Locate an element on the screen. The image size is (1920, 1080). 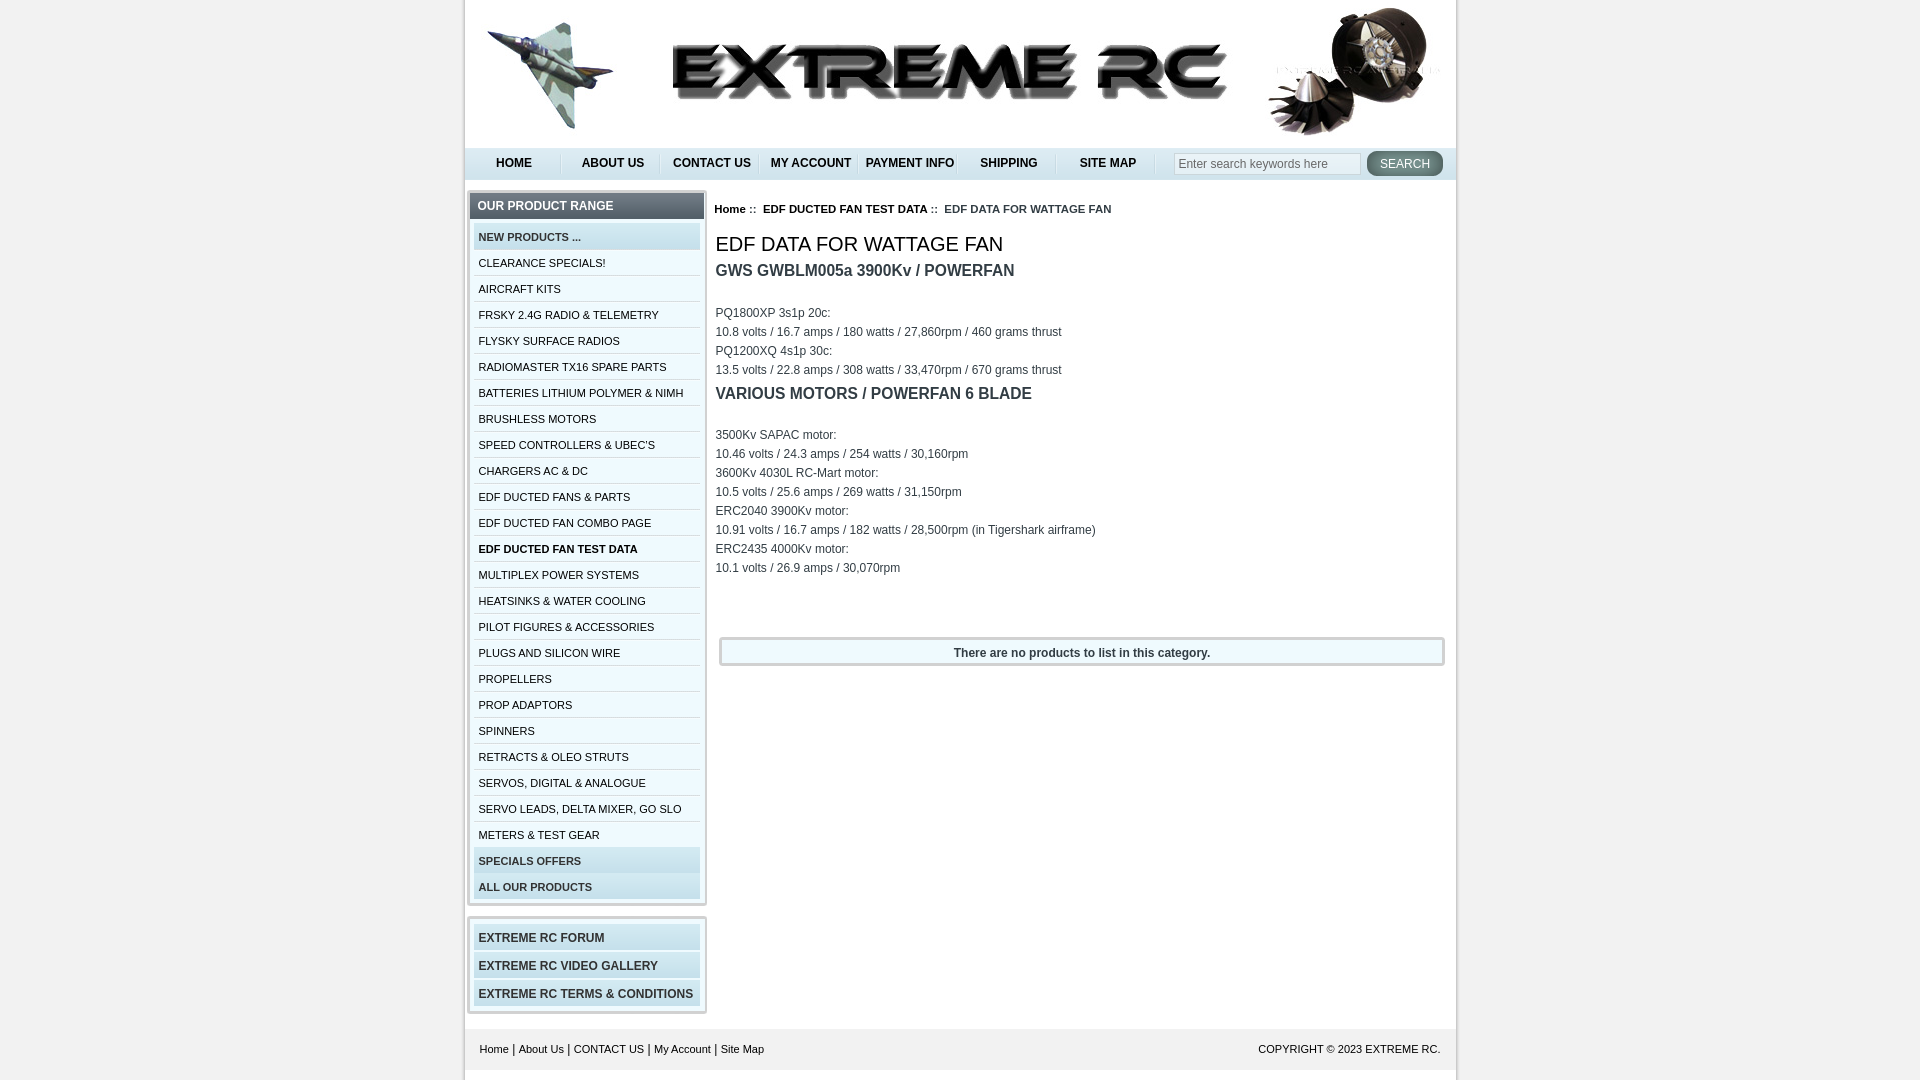
'ABOUT US' is located at coordinates (612, 162).